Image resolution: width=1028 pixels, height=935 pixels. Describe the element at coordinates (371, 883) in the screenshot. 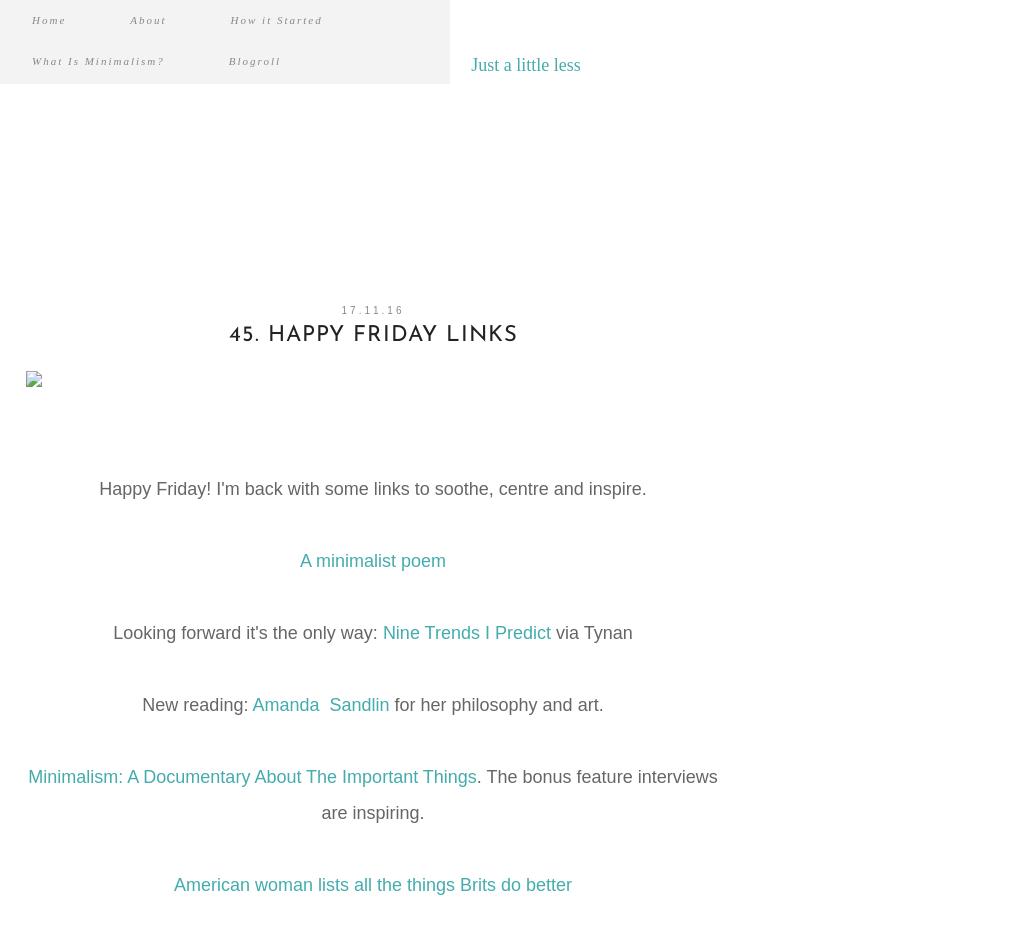

I see `'American woman lists all the things Brits do better'` at that location.